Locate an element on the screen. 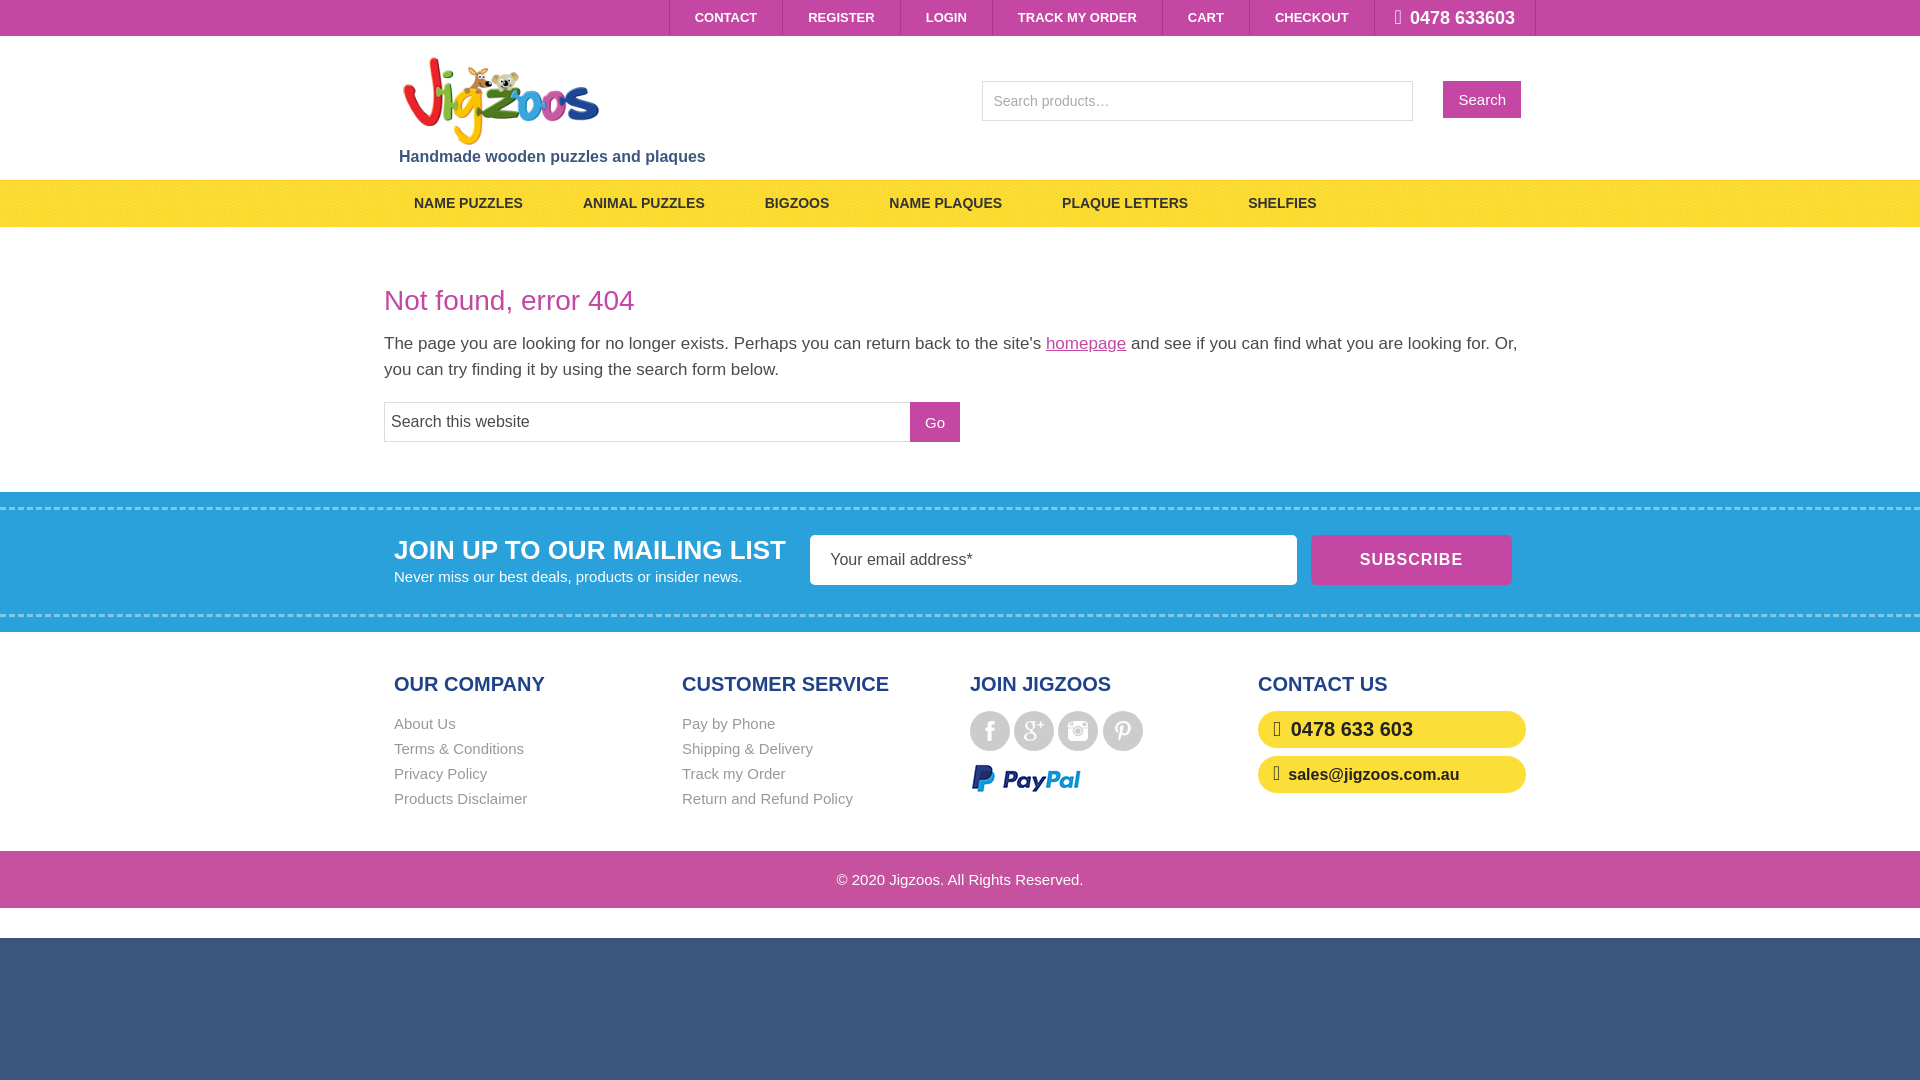 The width and height of the screenshot is (1920, 1080). 'TRACK MY ORDER' is located at coordinates (993, 17).